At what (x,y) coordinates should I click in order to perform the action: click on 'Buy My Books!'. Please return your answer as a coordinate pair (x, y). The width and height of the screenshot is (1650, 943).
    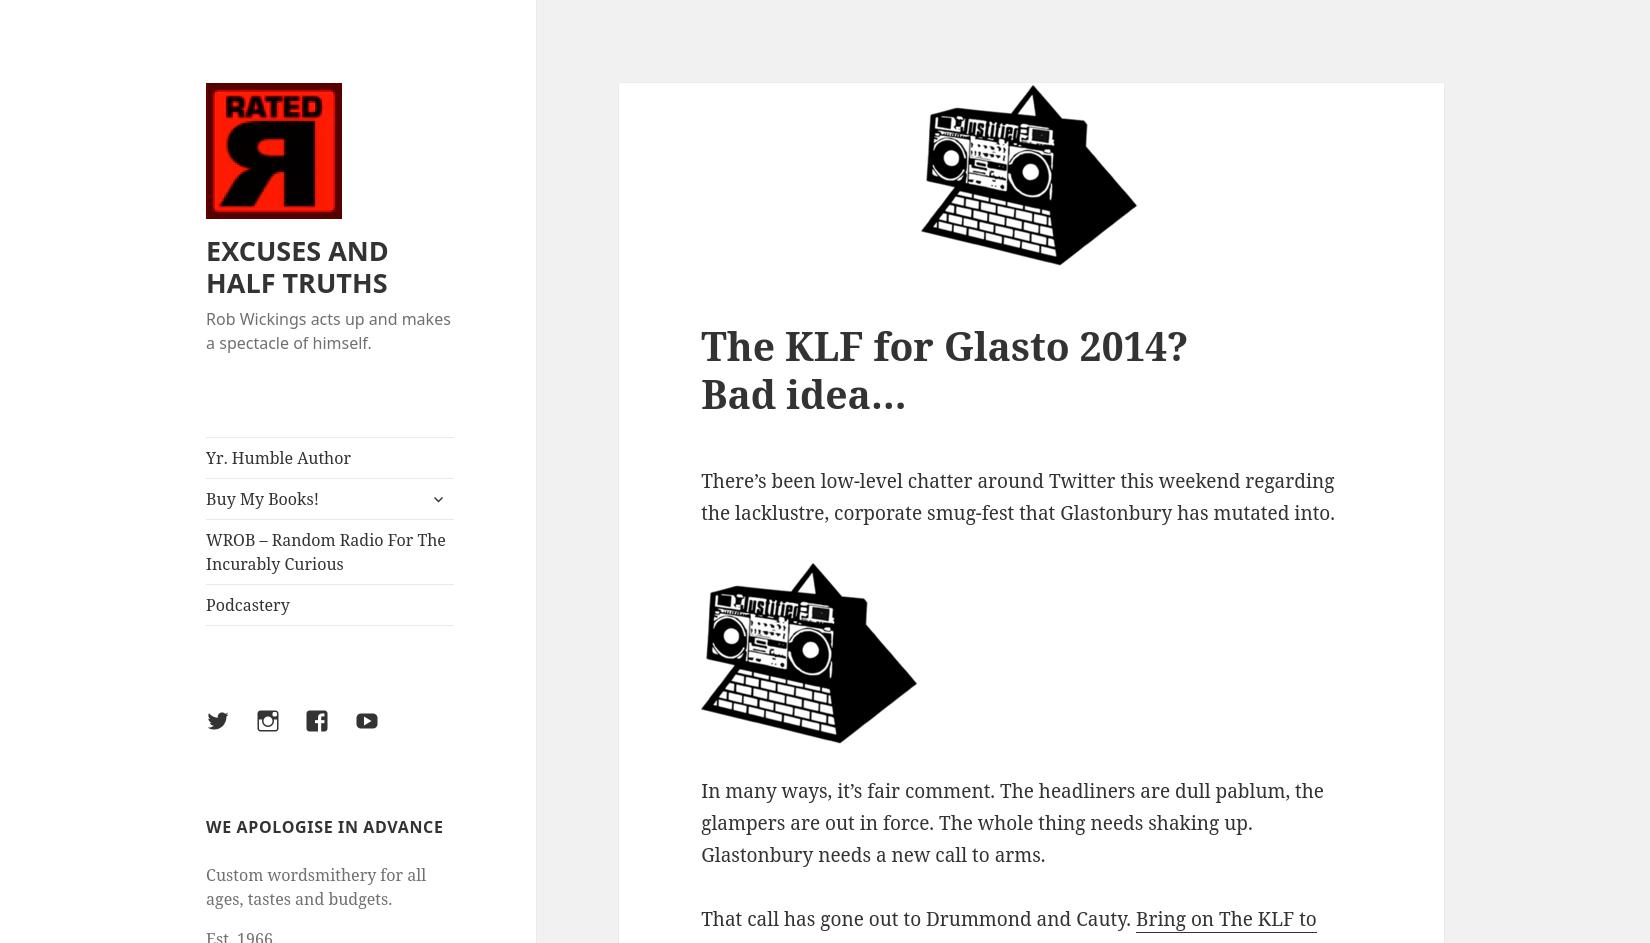
    Looking at the image, I should click on (262, 498).